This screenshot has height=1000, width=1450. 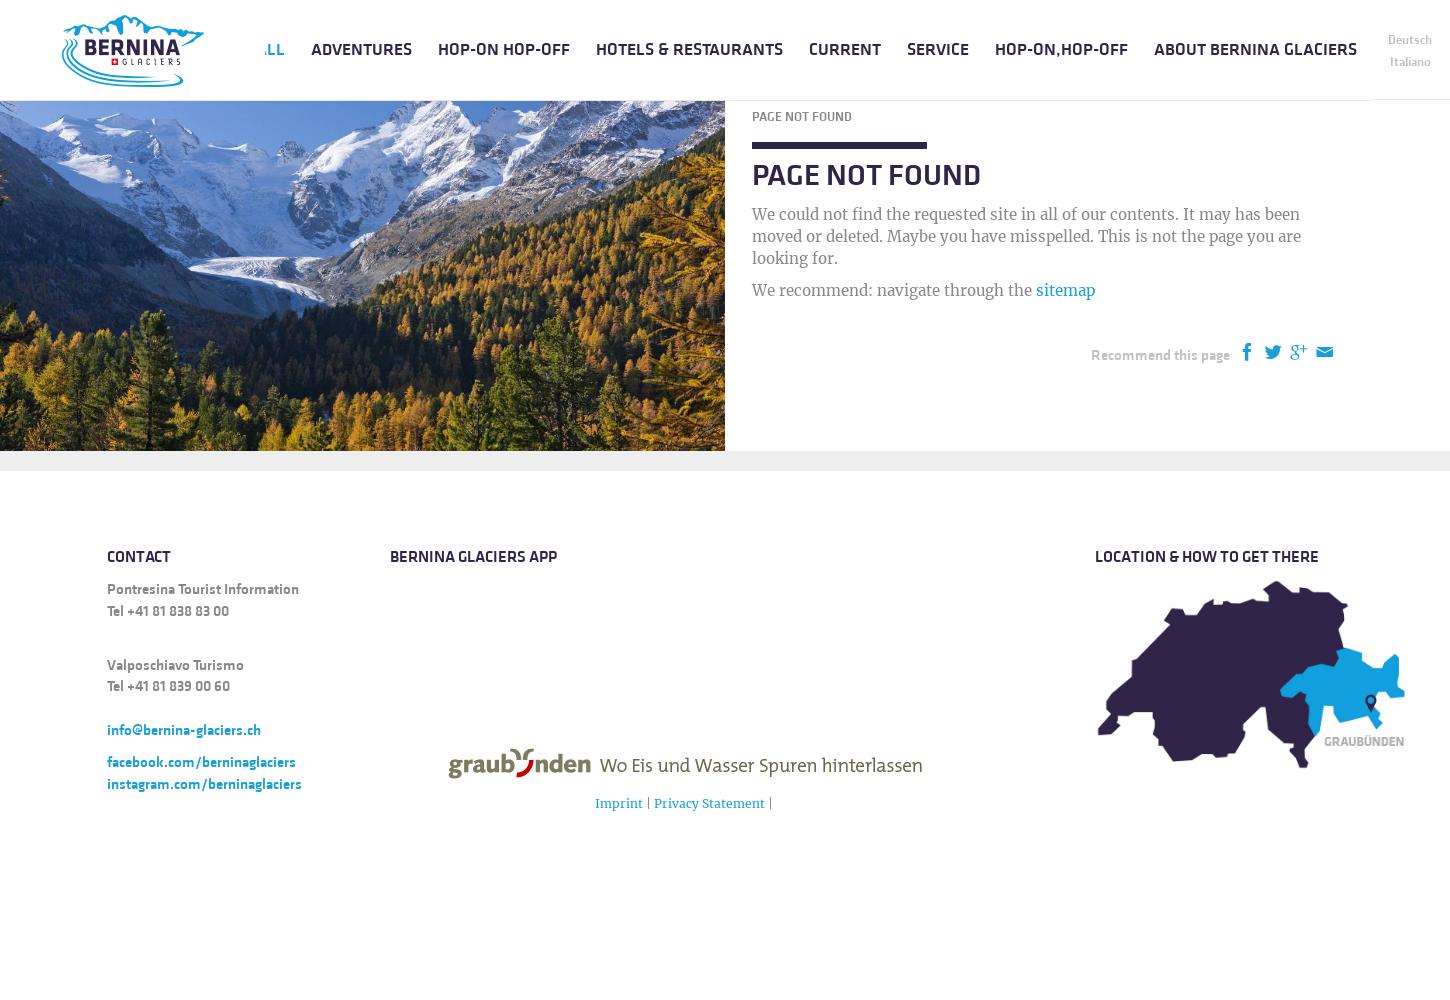 I want to click on 'Imprint', so click(x=616, y=802).